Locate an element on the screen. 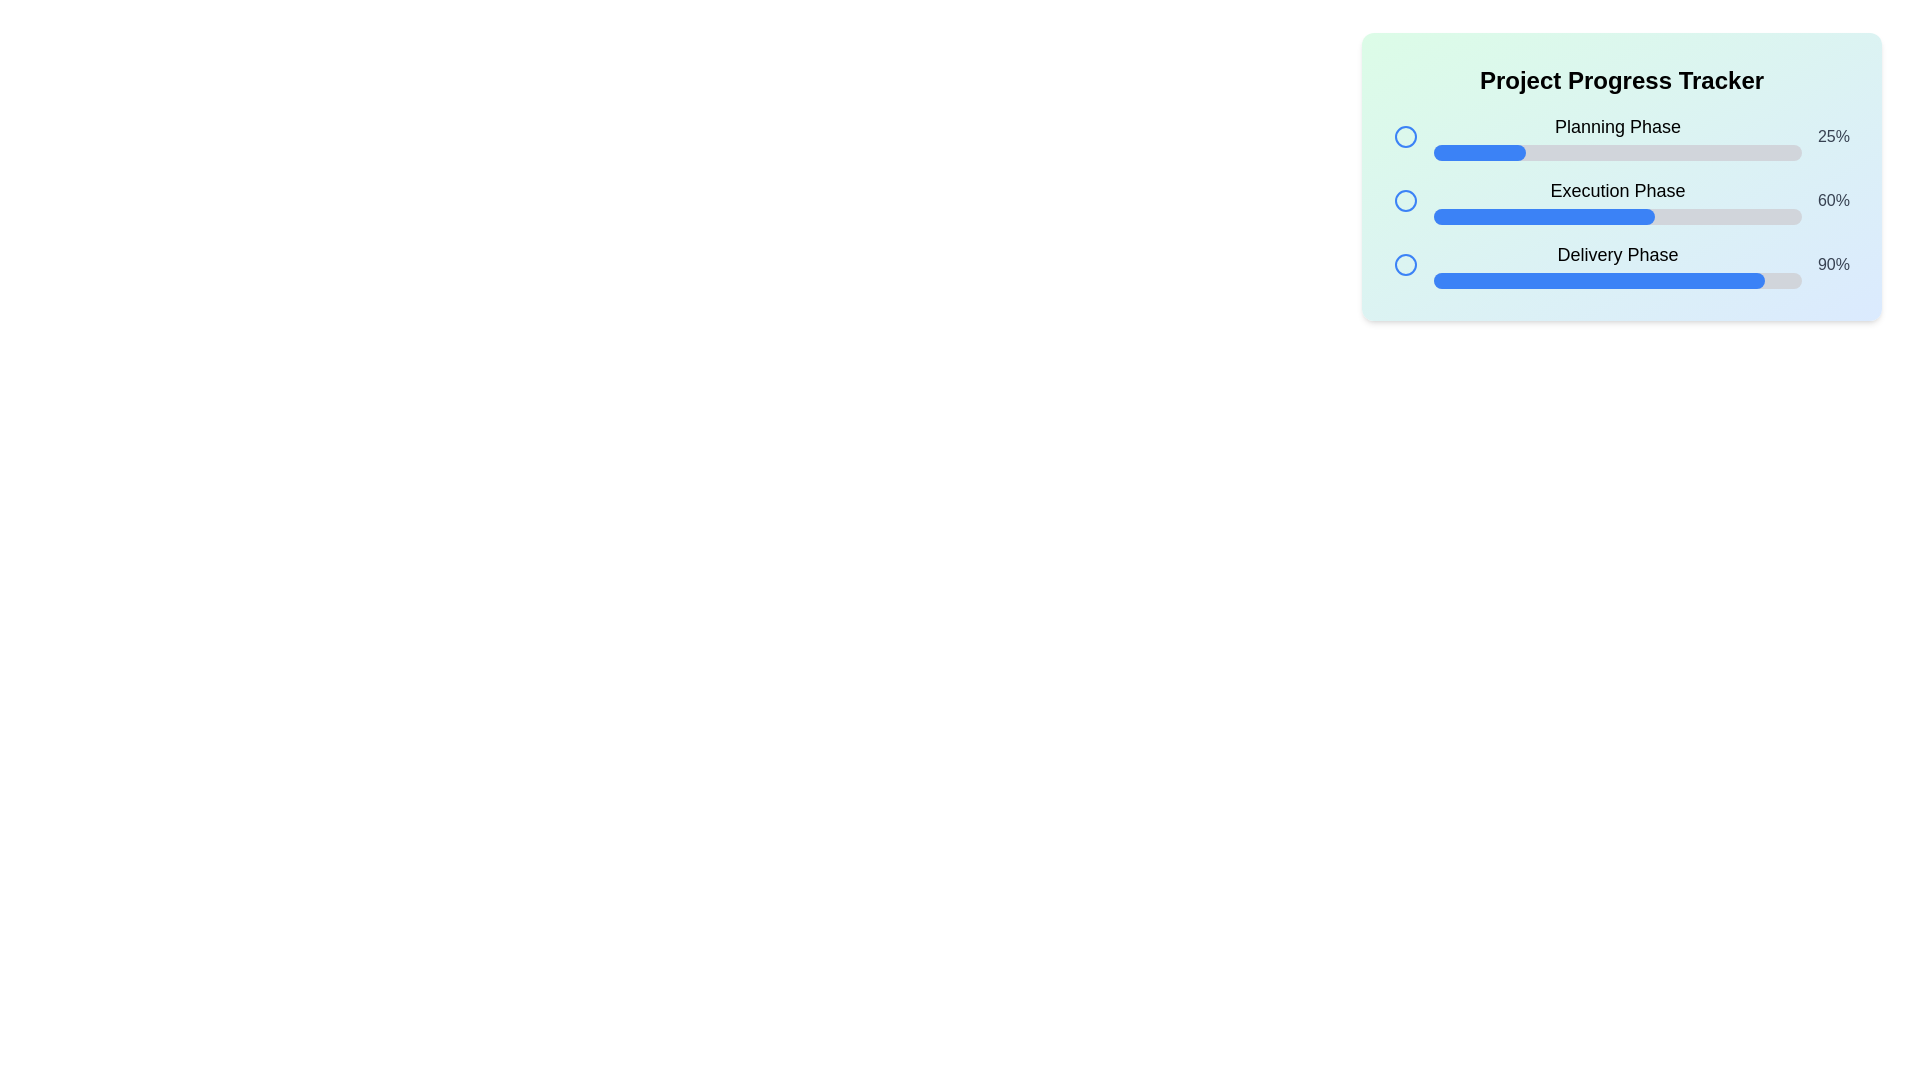 Image resolution: width=1920 pixels, height=1080 pixels. the 'Delivery Phase' progress bar, which visually represents the progress with a percentage ('90%') is located at coordinates (1617, 264).